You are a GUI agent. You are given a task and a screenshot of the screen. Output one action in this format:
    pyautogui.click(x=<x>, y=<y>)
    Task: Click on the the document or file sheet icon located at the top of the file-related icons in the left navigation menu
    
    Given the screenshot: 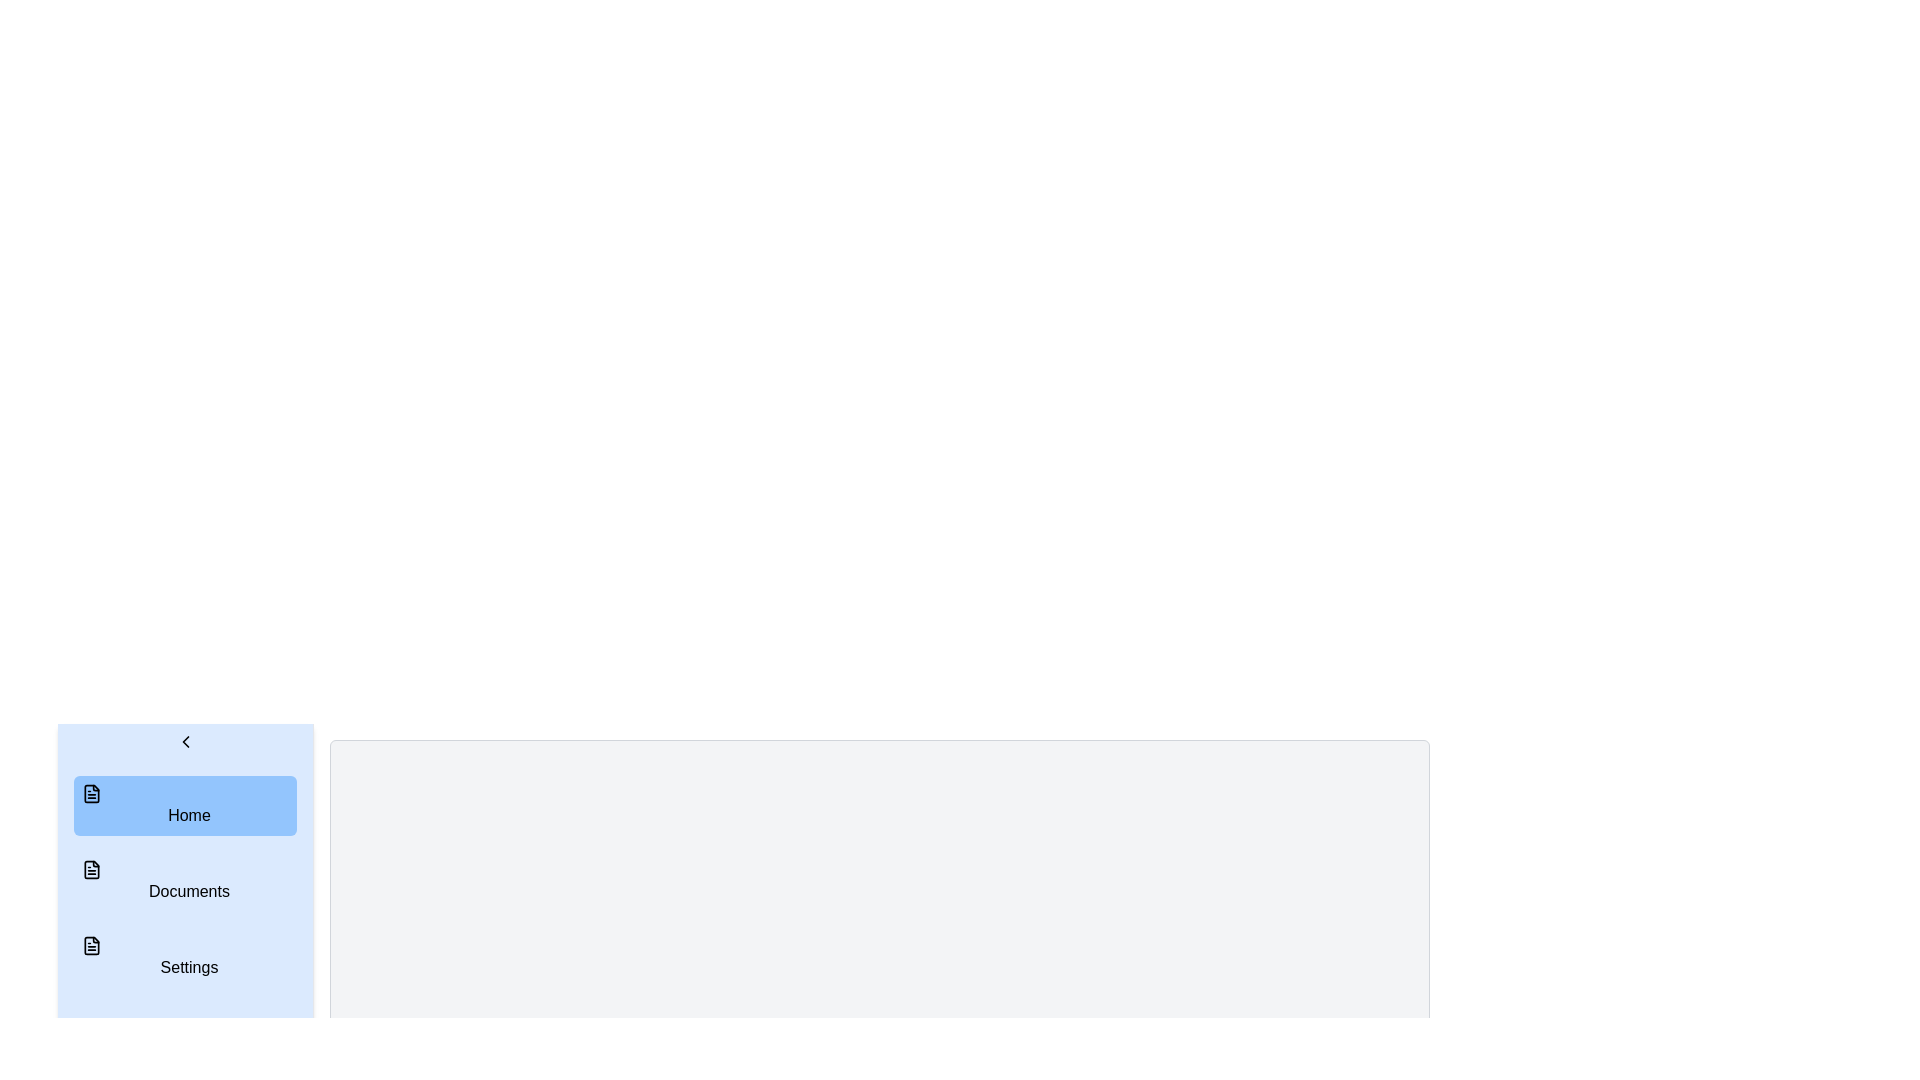 What is the action you would take?
    pyautogui.click(x=90, y=869)
    